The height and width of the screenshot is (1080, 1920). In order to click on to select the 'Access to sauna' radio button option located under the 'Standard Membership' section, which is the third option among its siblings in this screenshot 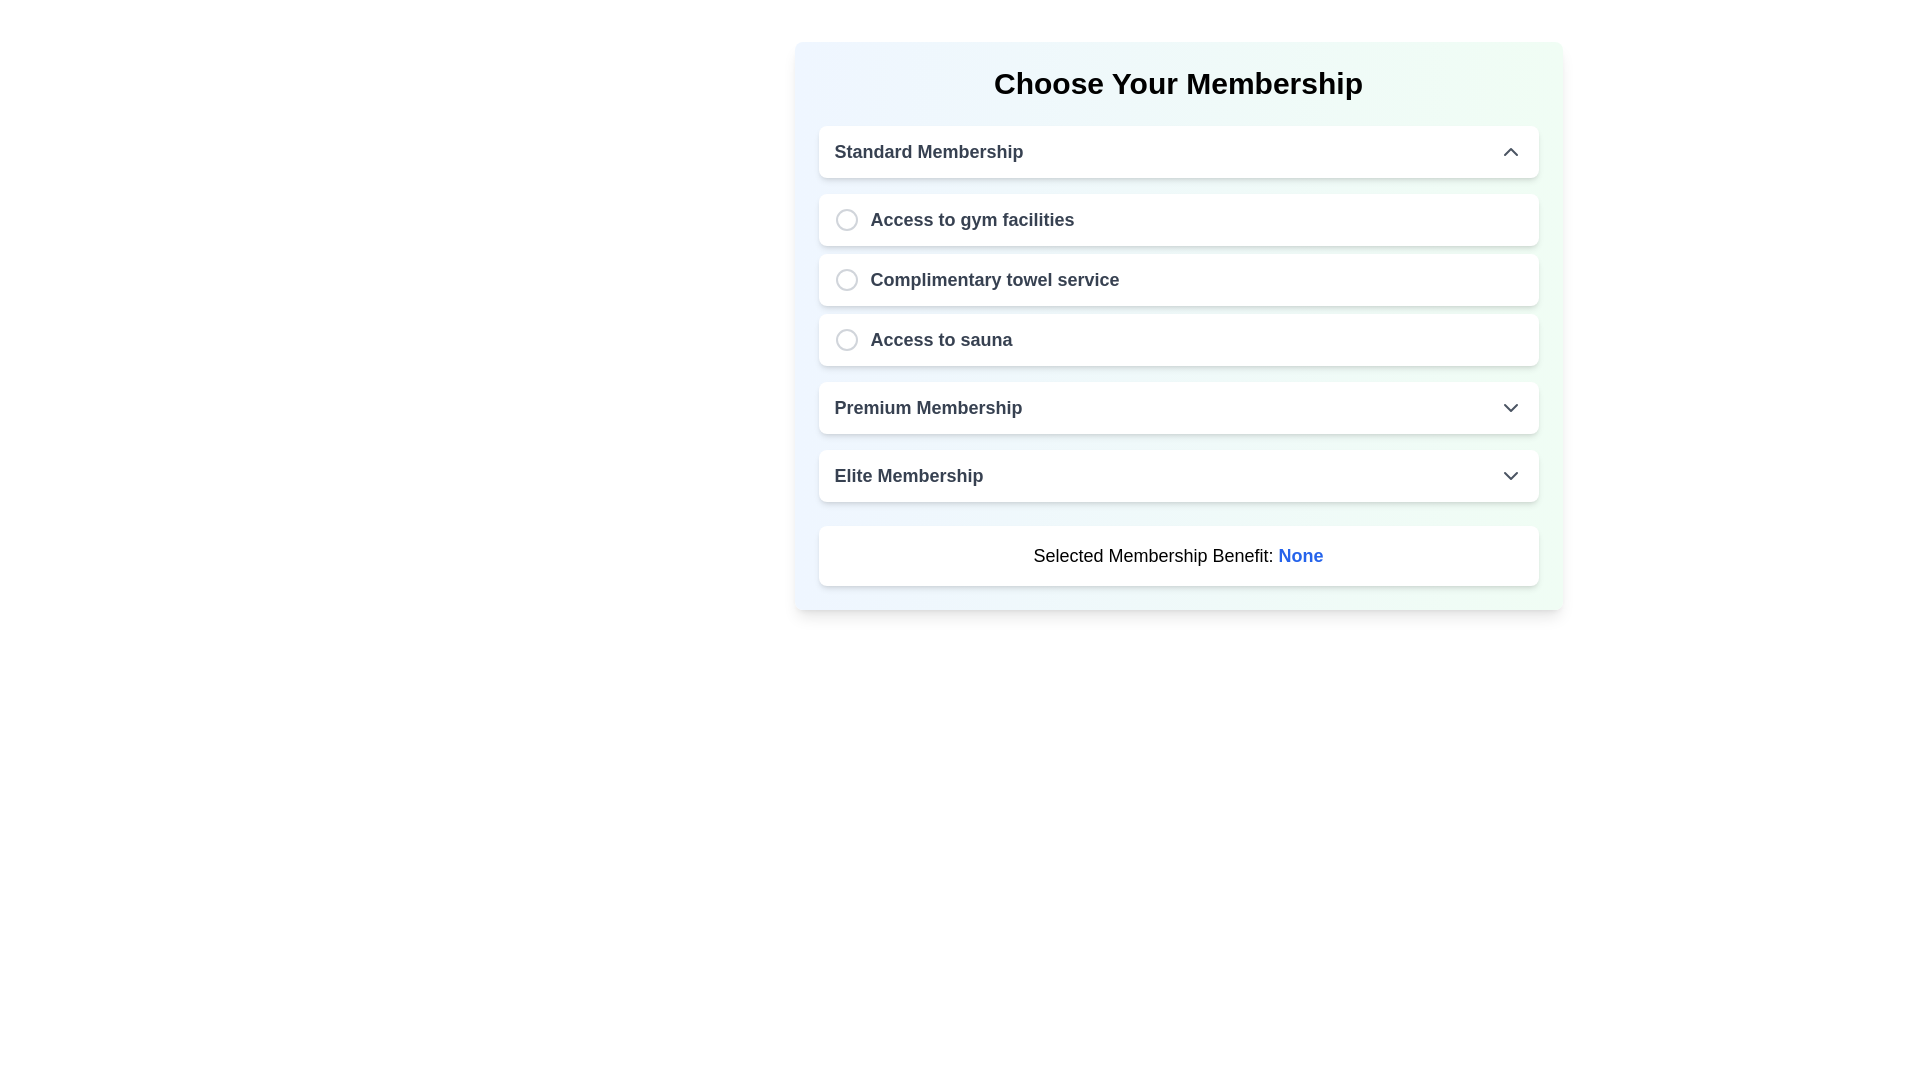, I will do `click(1178, 338)`.